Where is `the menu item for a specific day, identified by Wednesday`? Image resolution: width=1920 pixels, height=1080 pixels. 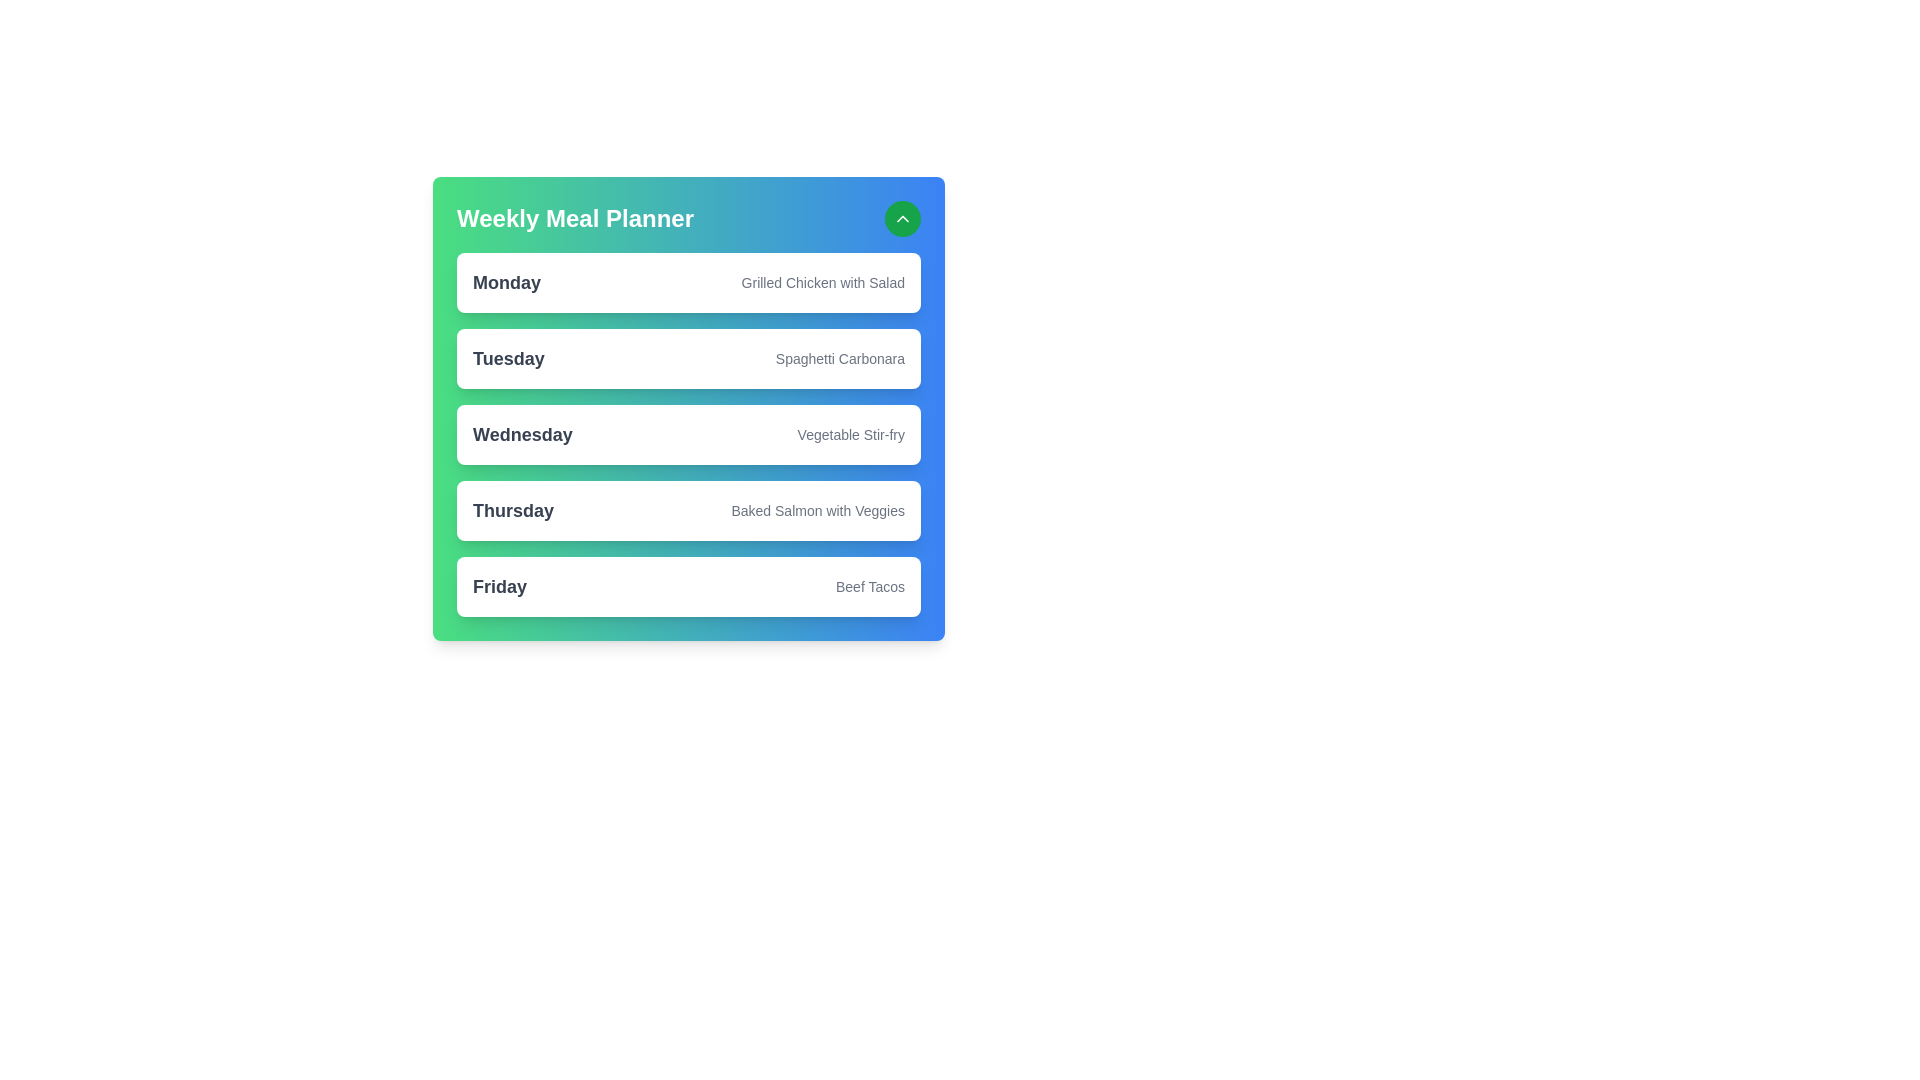 the menu item for a specific day, identified by Wednesday is located at coordinates (522, 434).